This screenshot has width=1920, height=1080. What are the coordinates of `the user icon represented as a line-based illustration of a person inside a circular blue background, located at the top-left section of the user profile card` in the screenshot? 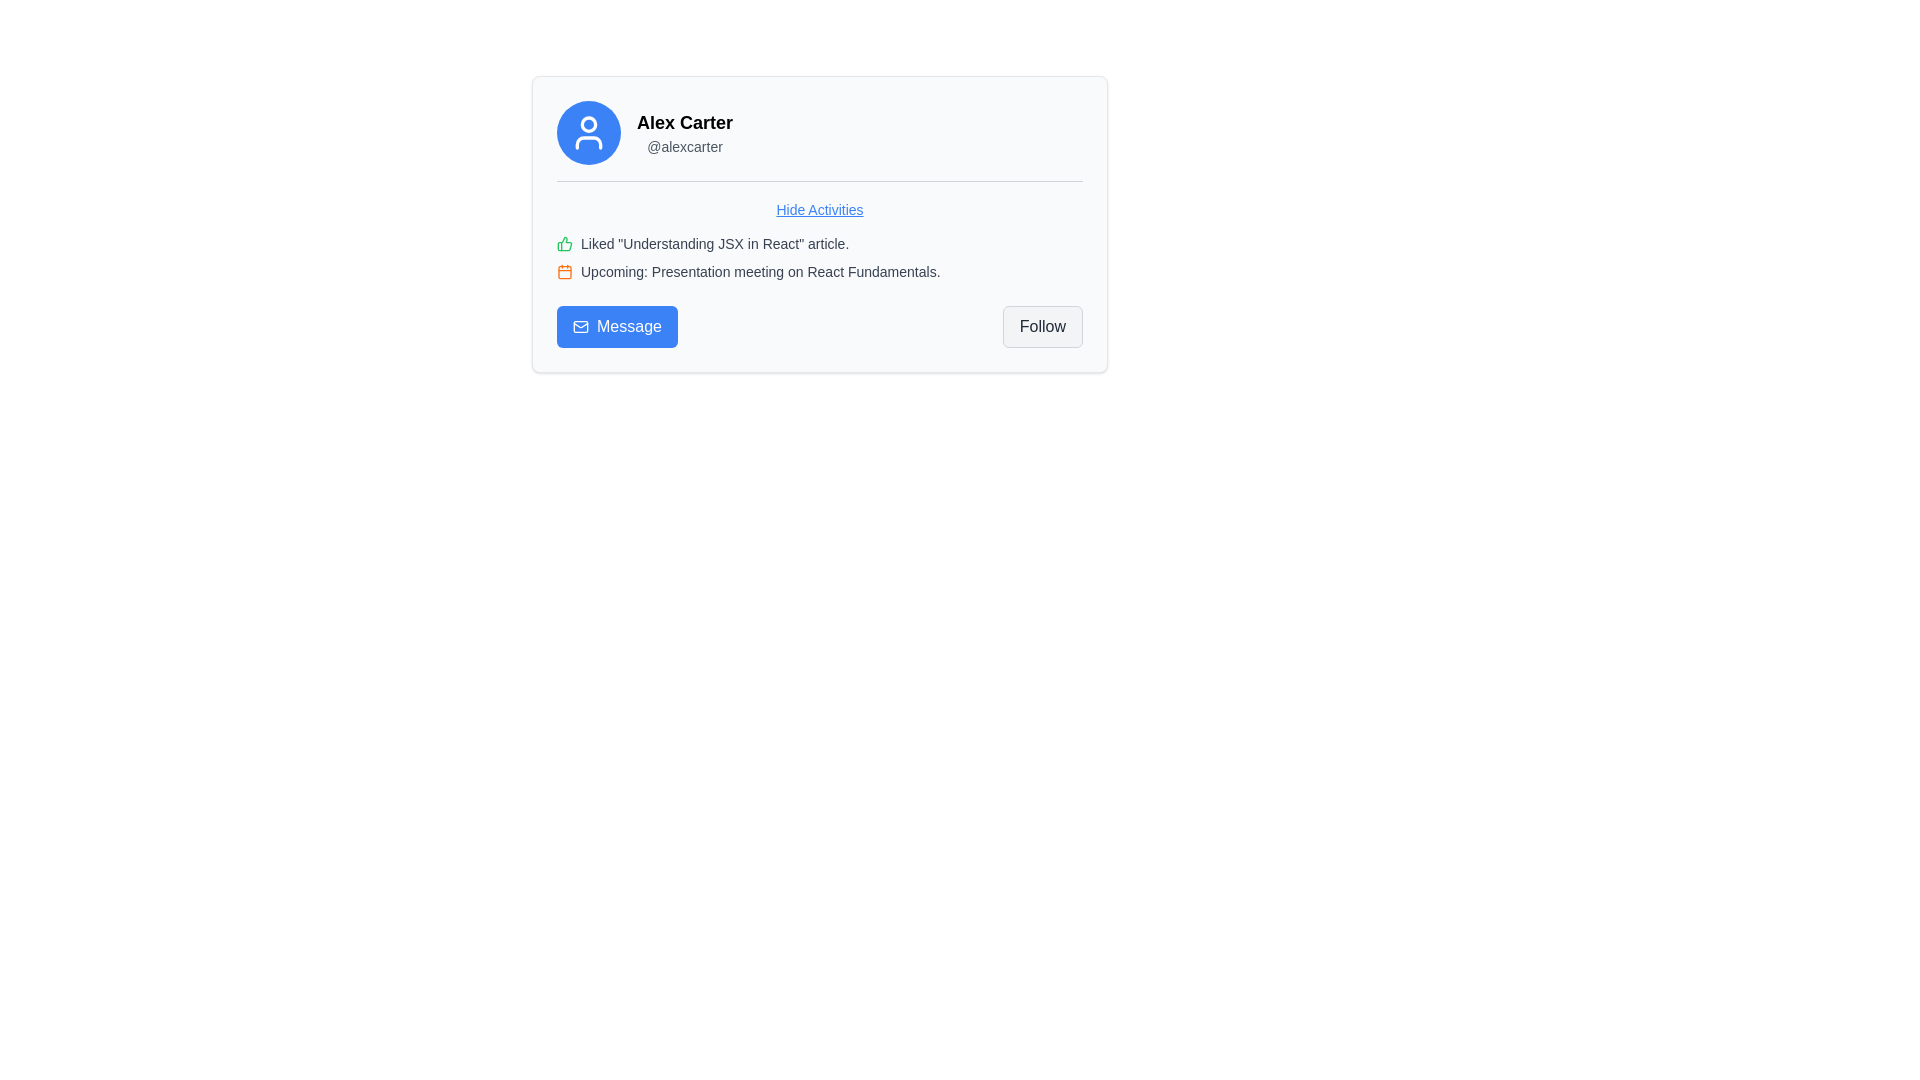 It's located at (588, 132).